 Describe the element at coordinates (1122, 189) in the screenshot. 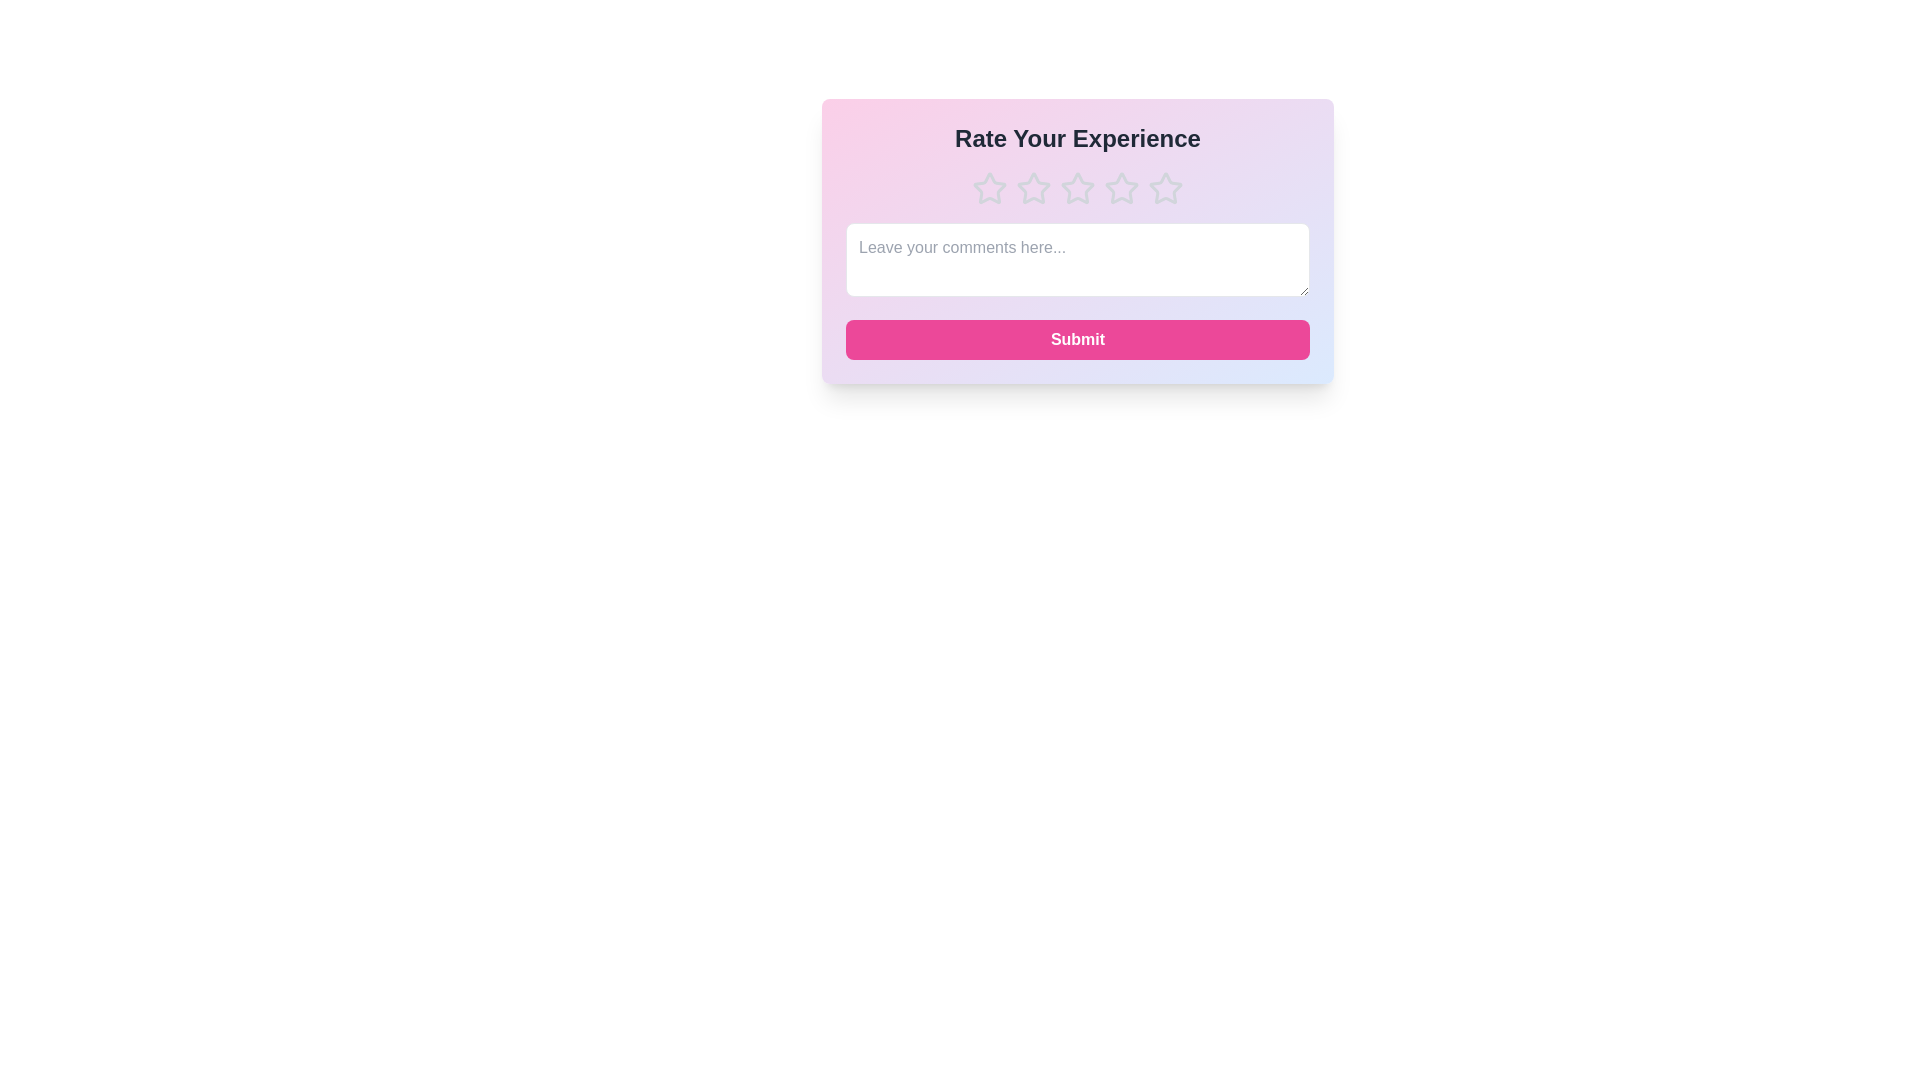

I see `the star corresponding to 4 to preview the rating` at that location.